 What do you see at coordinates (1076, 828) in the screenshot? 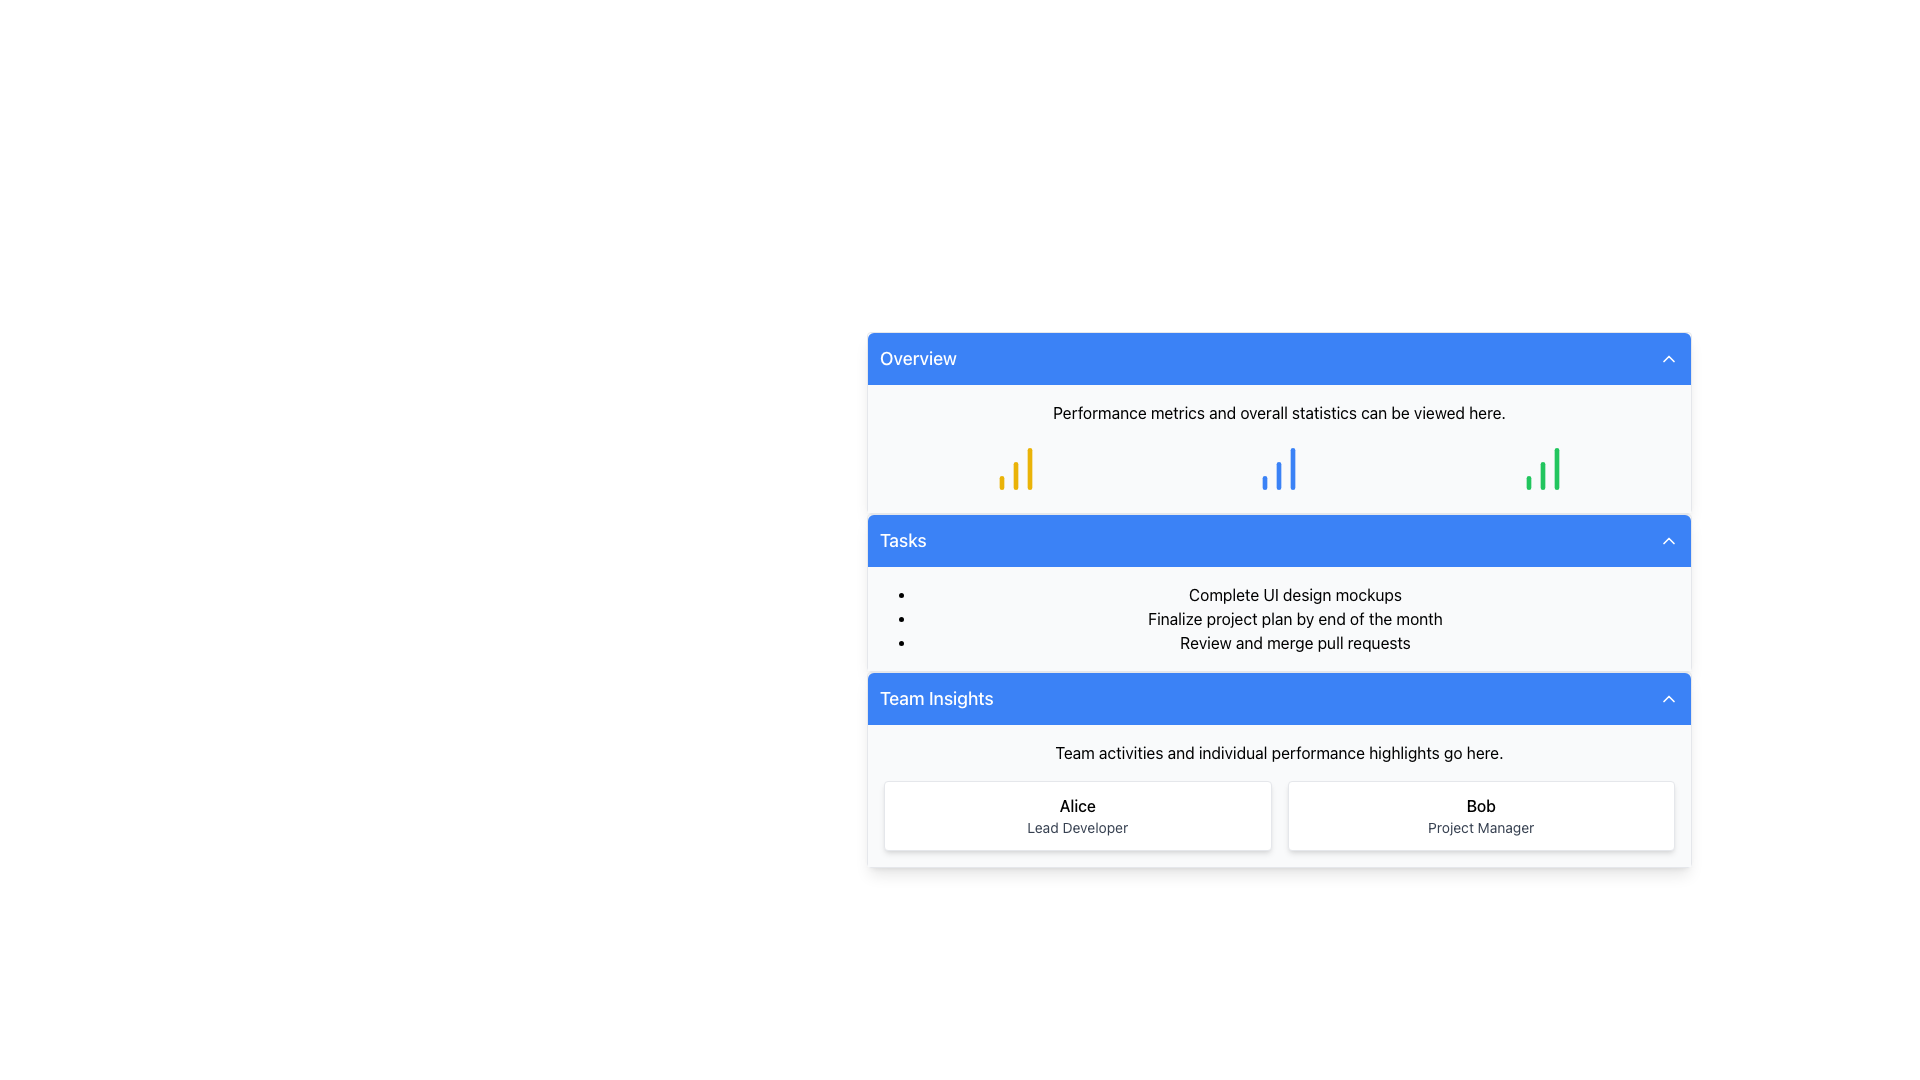
I see `the informational text displaying 'Lead Developer' located below 'Alice' in the 'Team Insights' panel` at bounding box center [1076, 828].